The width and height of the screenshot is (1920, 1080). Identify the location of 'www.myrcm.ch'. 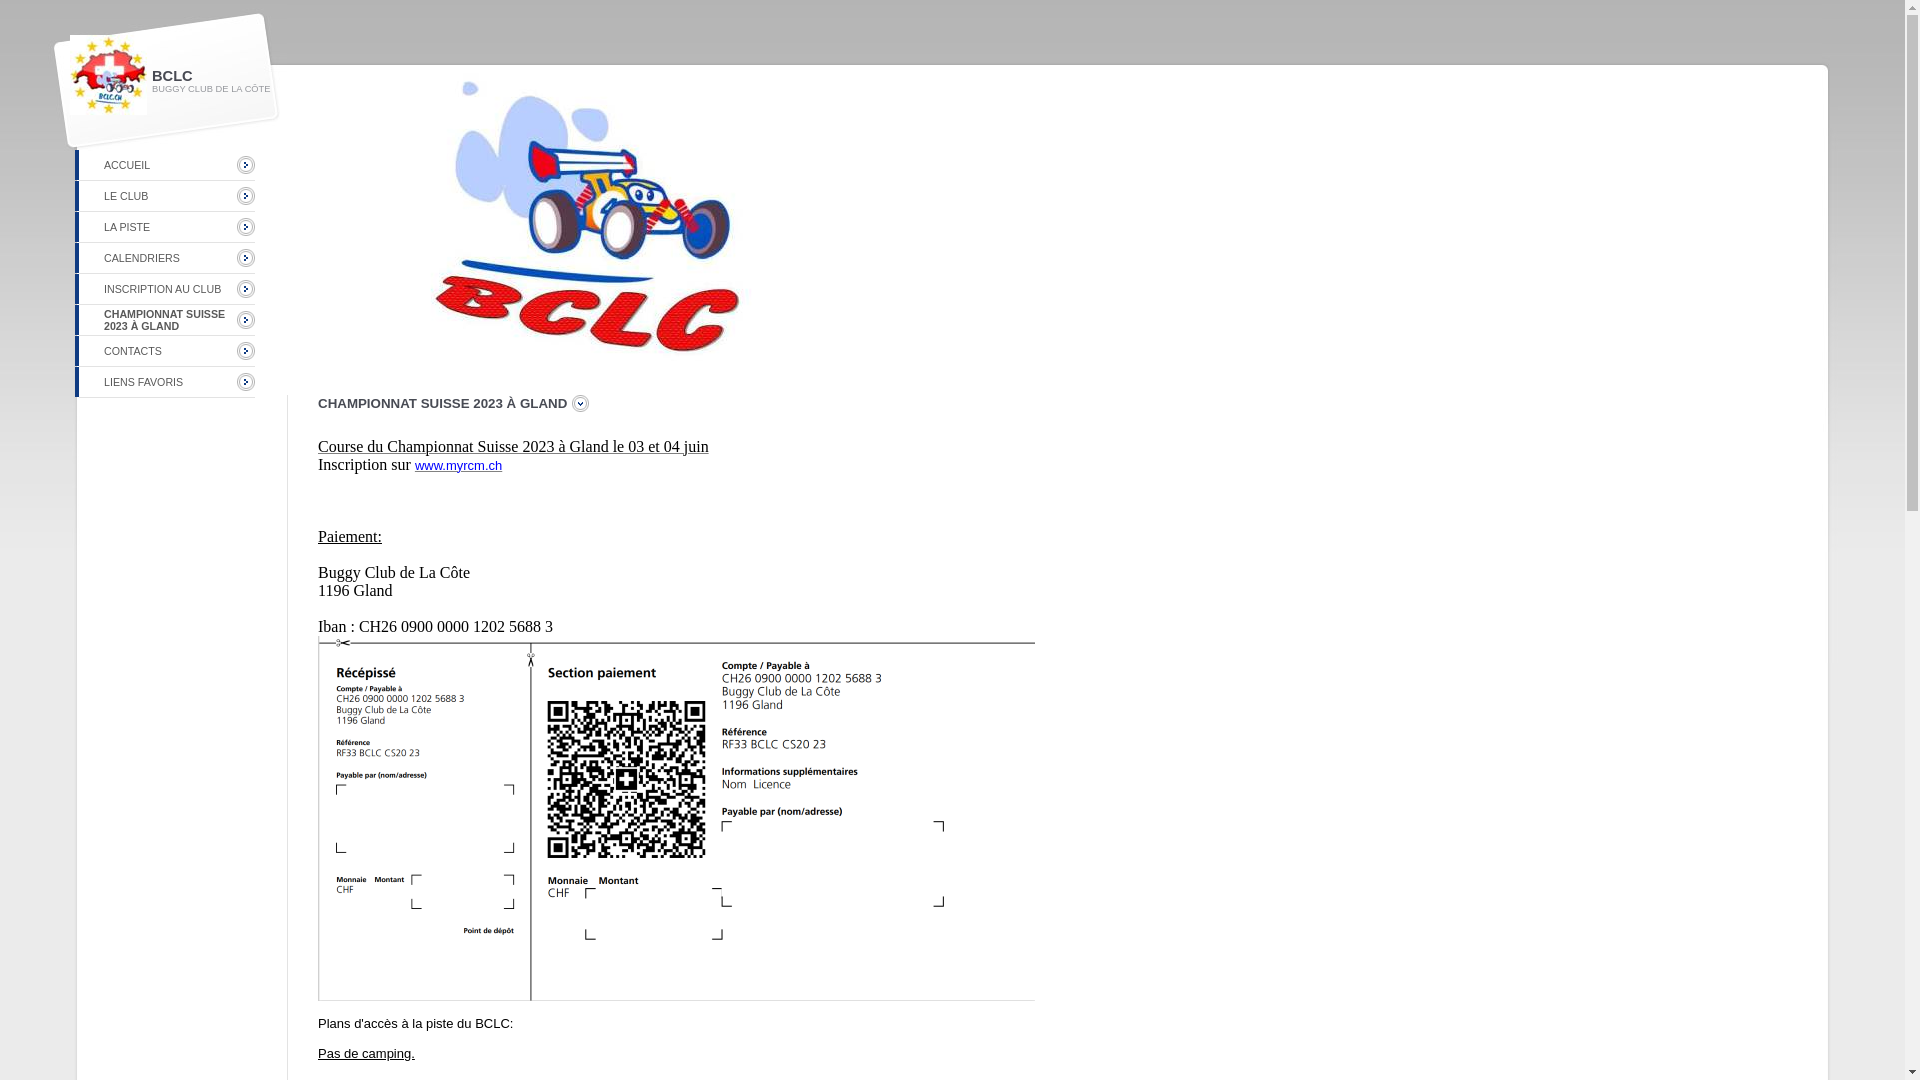
(457, 466).